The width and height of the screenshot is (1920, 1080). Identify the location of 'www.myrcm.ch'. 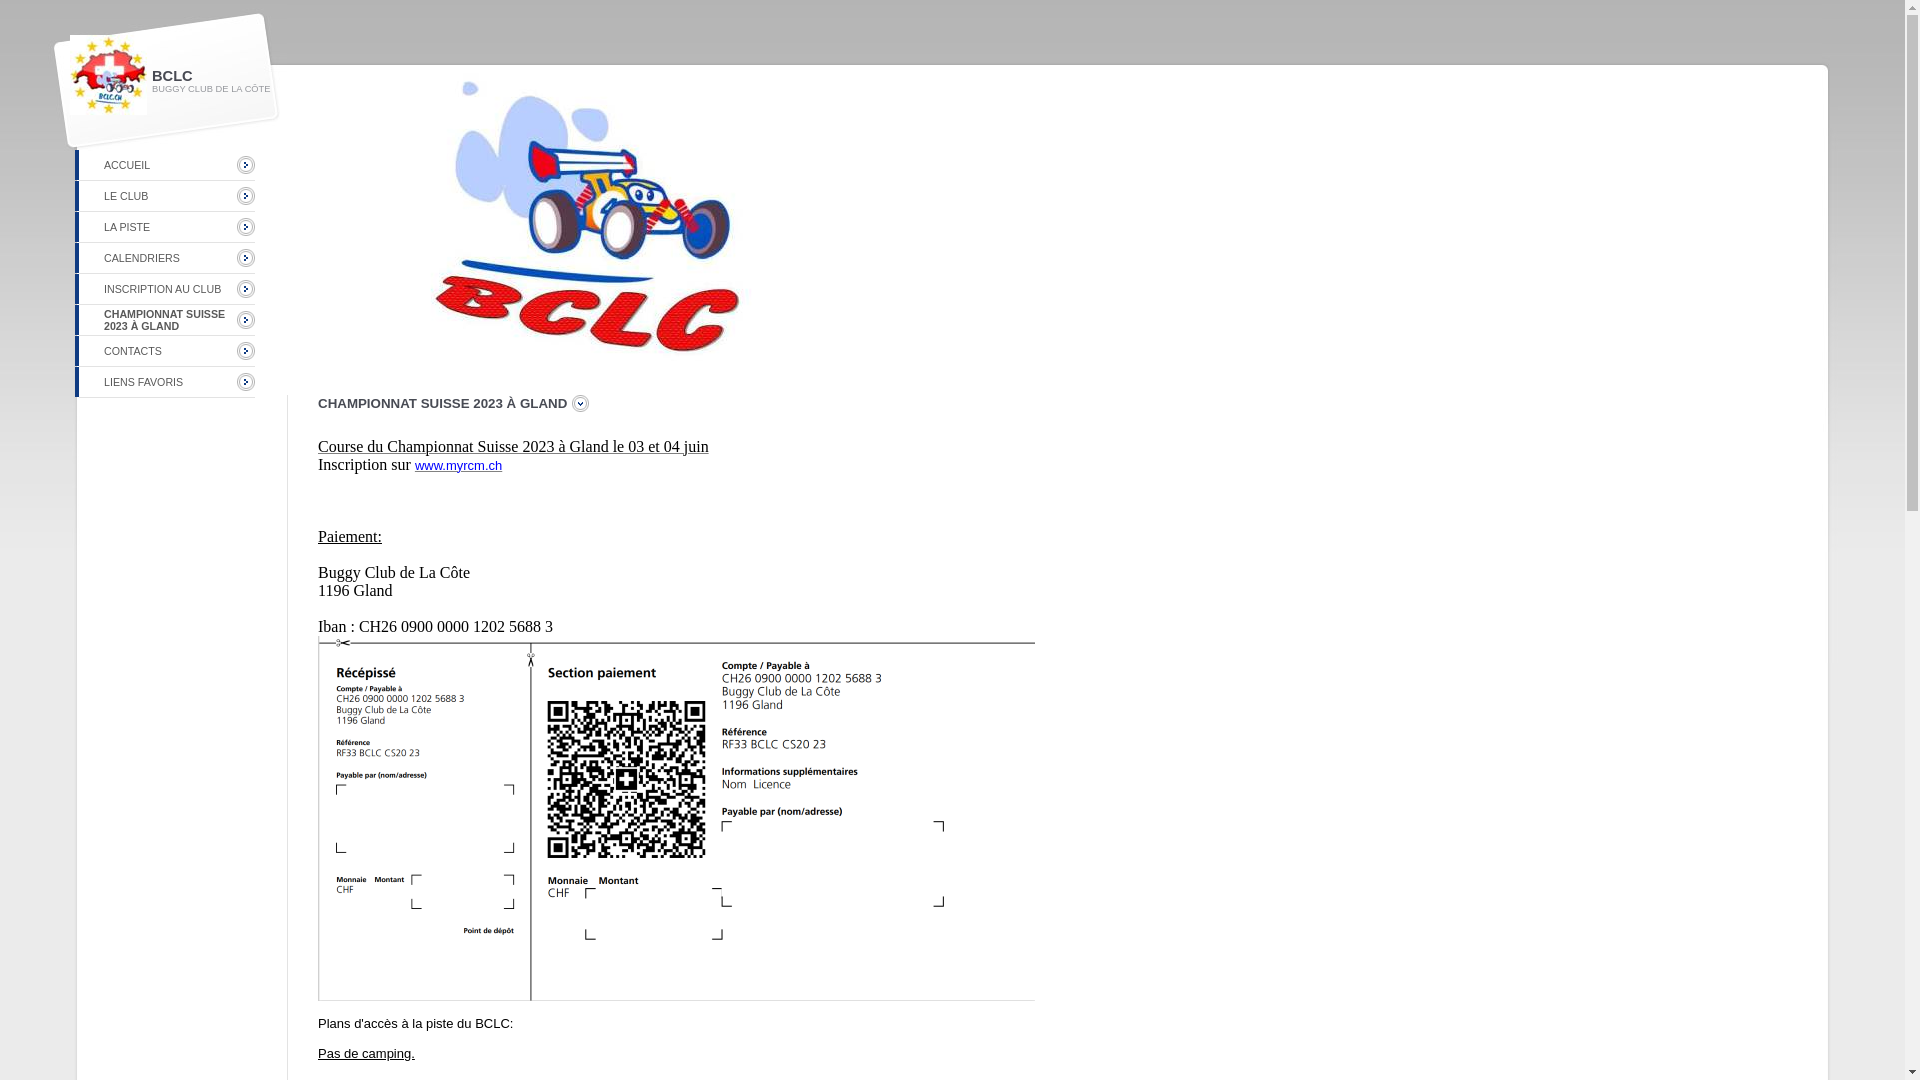
(457, 466).